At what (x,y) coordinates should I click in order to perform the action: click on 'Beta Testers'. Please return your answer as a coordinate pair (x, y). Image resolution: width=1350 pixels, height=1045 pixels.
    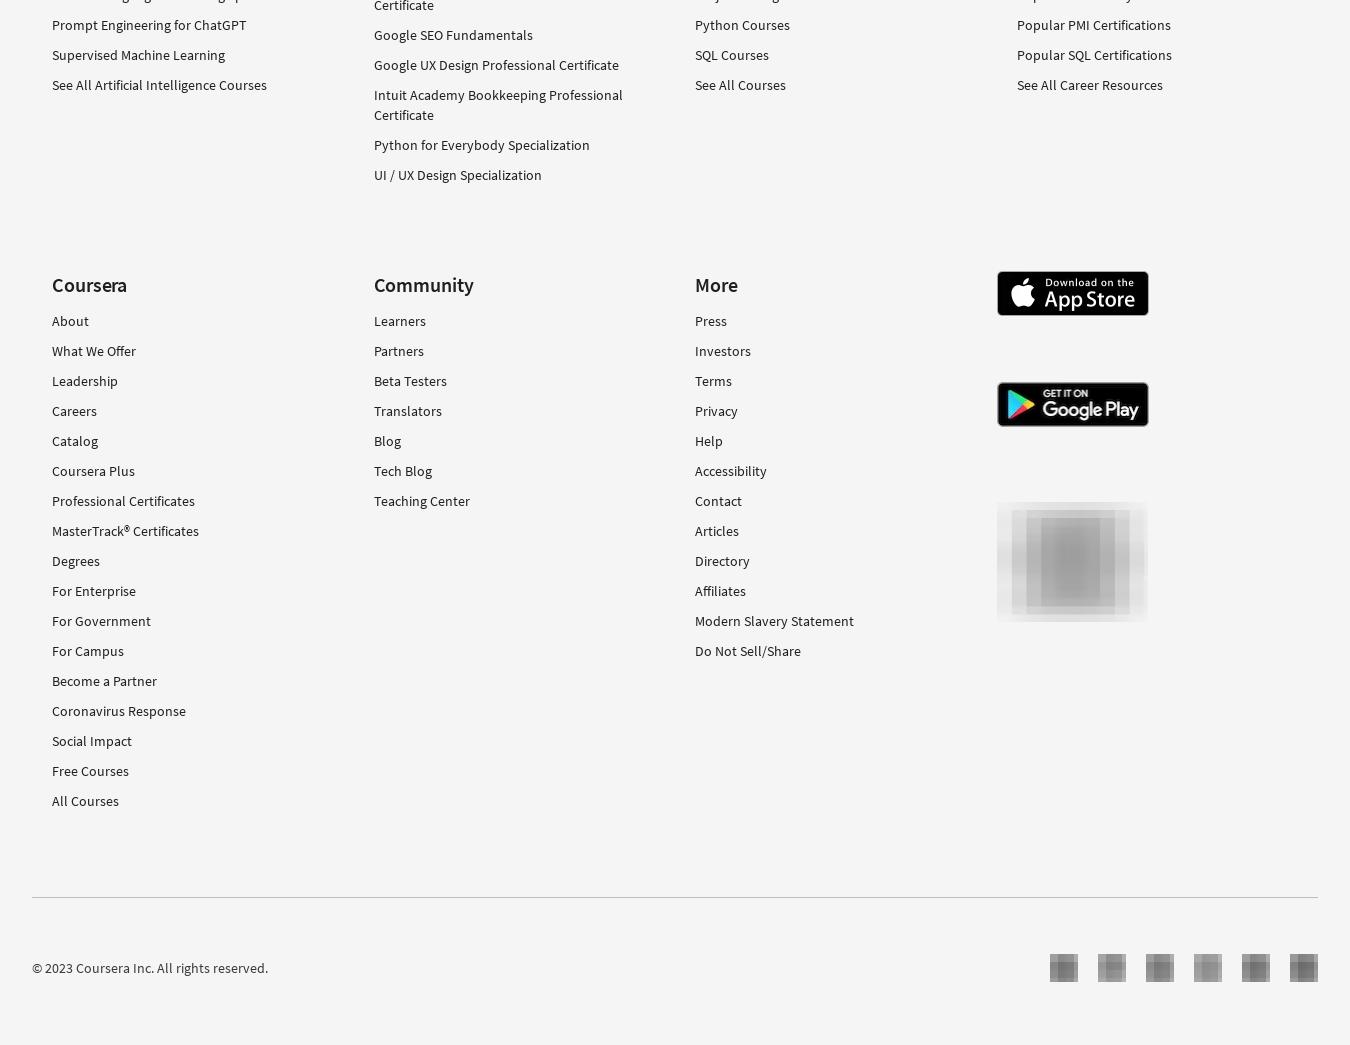
    Looking at the image, I should click on (409, 378).